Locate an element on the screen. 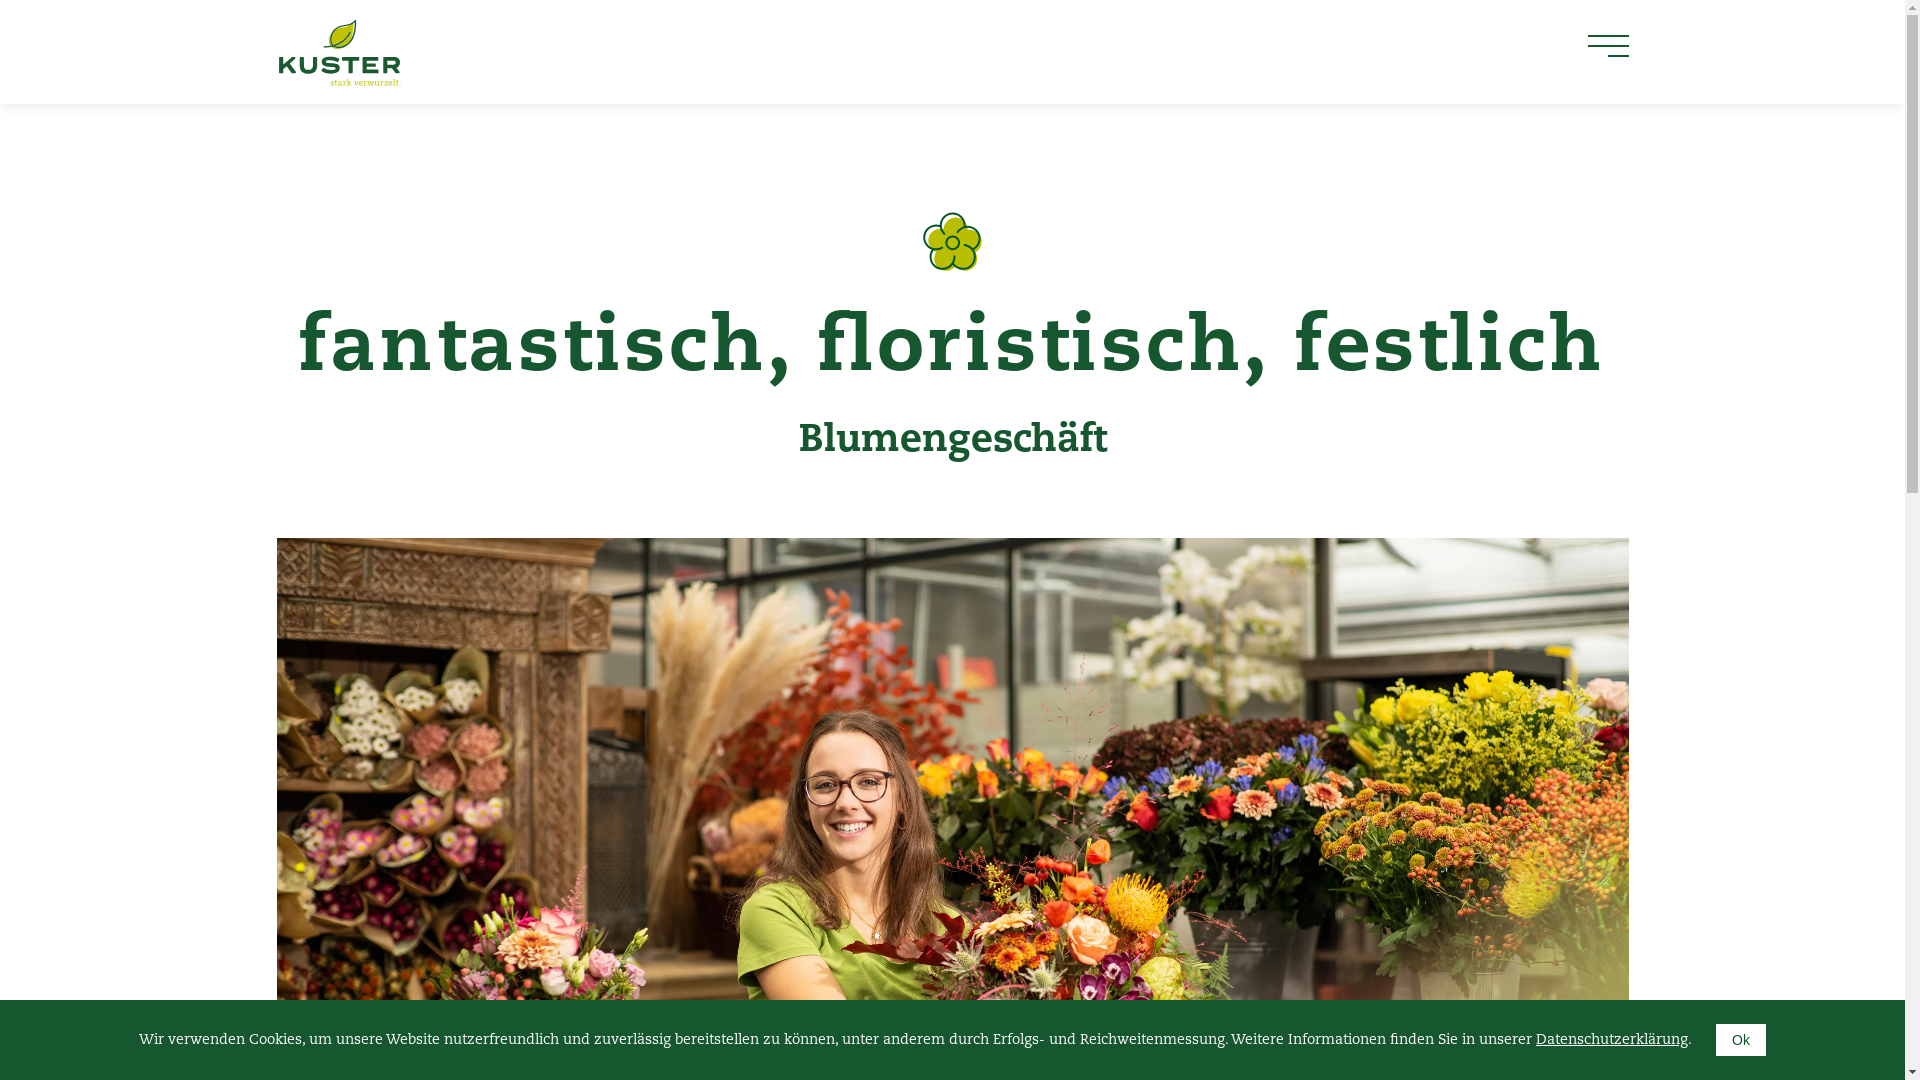 This screenshot has height=1080, width=1920. 'Home' is located at coordinates (274, 50).